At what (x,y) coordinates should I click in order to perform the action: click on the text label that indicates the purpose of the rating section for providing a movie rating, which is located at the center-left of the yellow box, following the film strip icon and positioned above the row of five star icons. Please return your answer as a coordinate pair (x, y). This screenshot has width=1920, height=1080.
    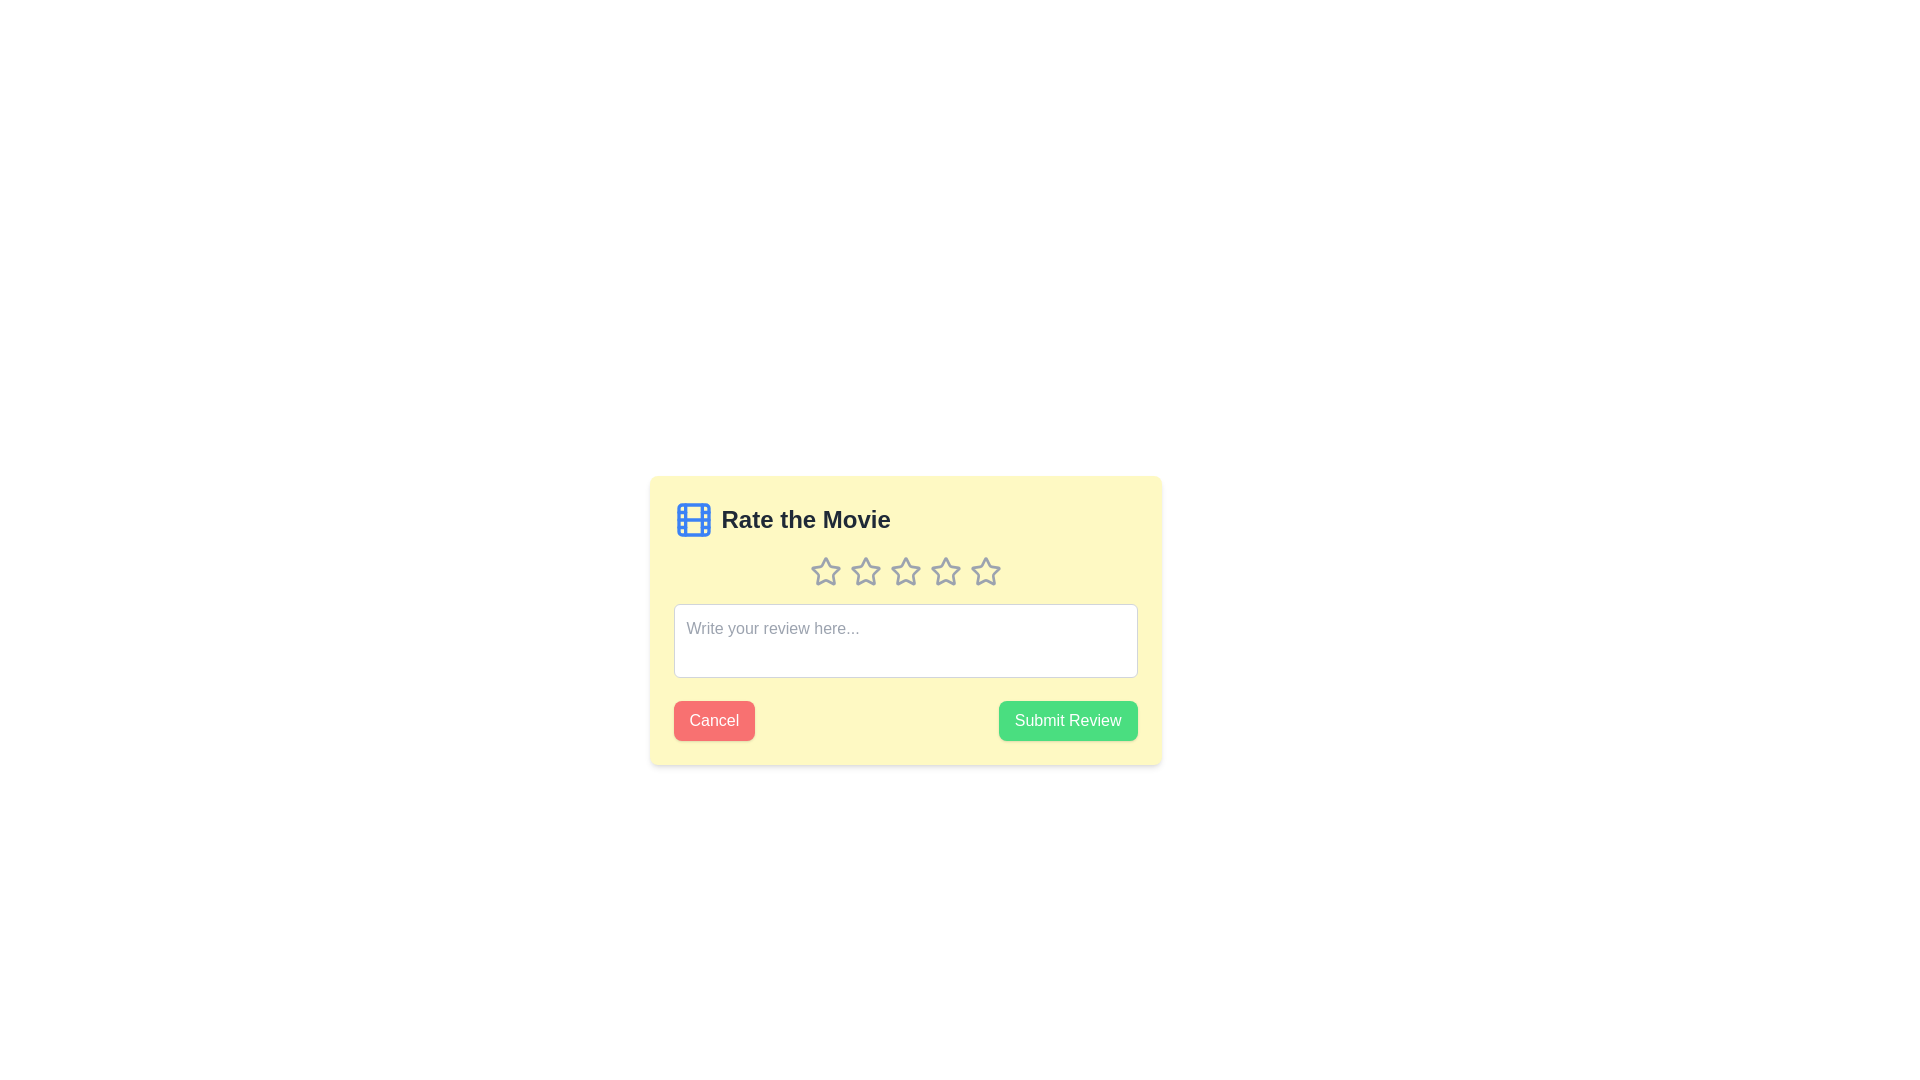
    Looking at the image, I should click on (806, 519).